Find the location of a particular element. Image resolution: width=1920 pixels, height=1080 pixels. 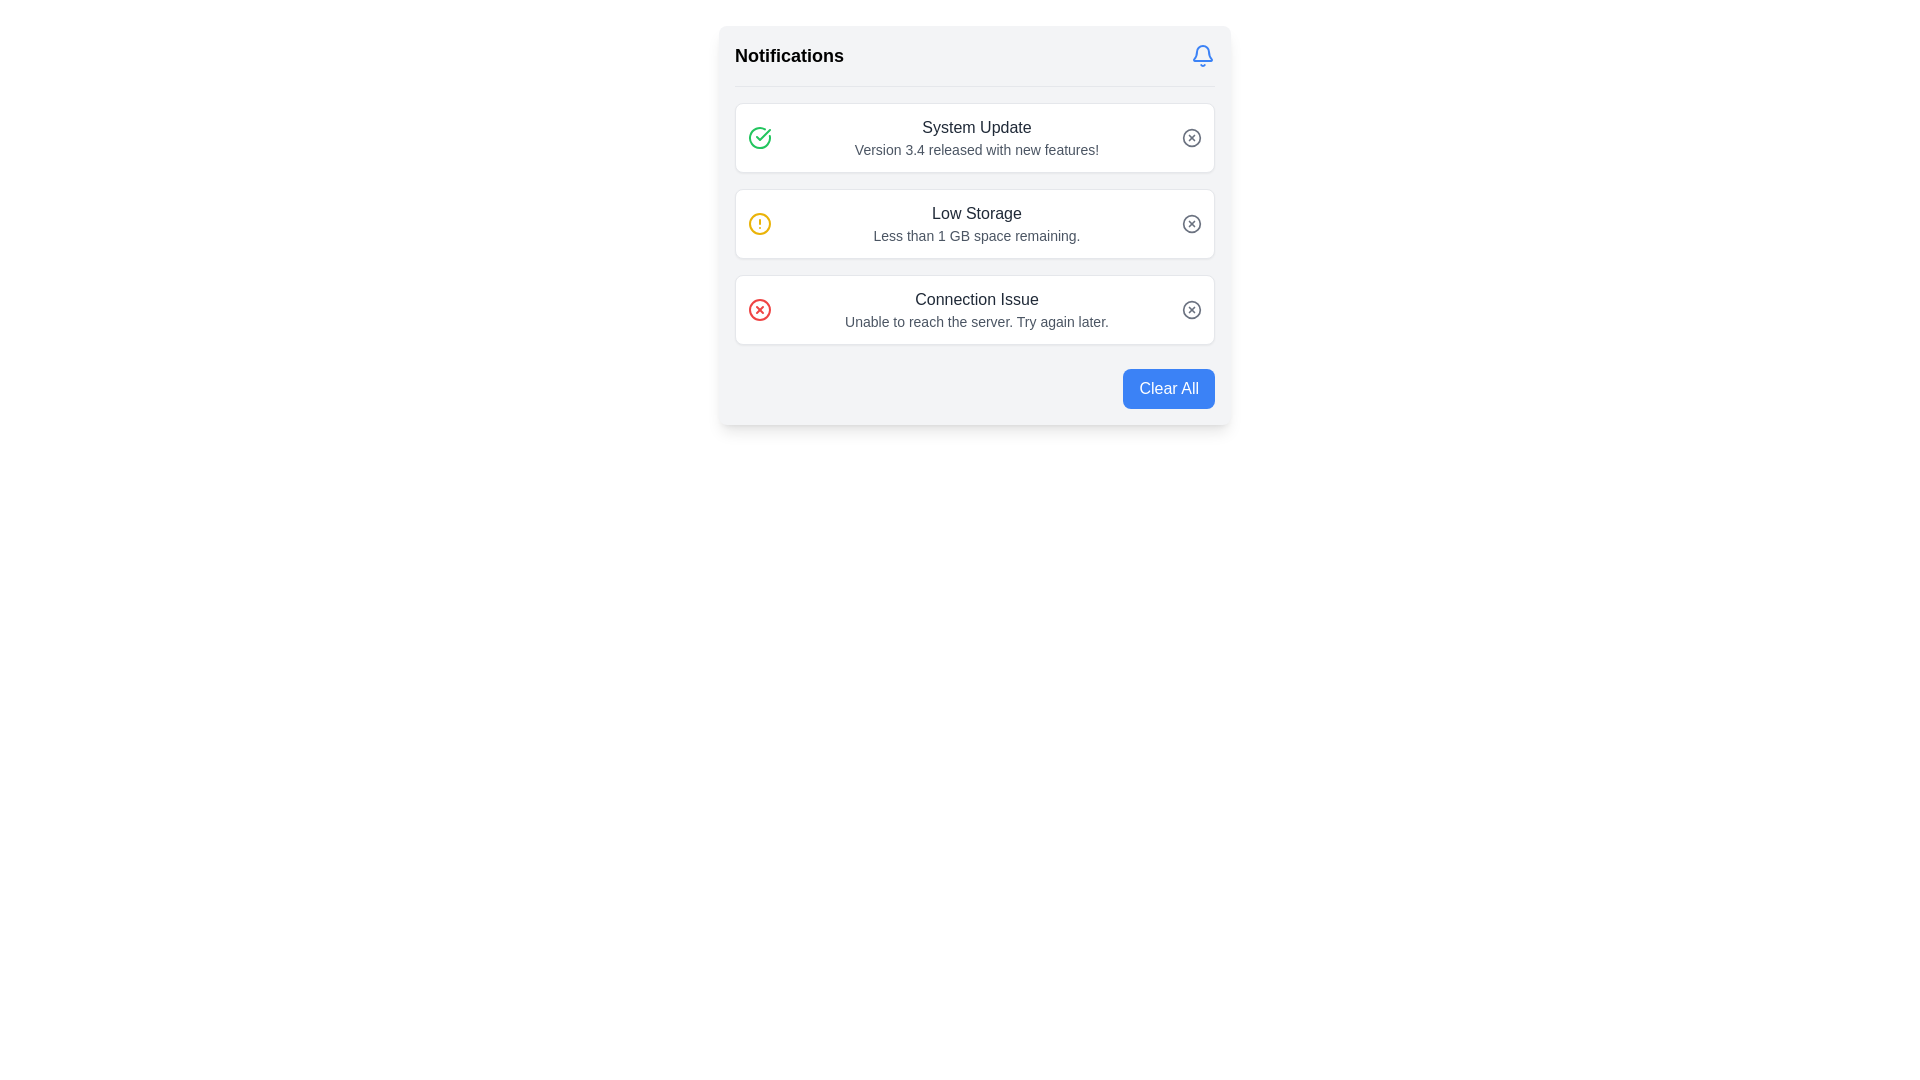

the Close button located in the top-right corner of the 'Low Storage' notification card to observe the color change is located at coordinates (1191, 223).